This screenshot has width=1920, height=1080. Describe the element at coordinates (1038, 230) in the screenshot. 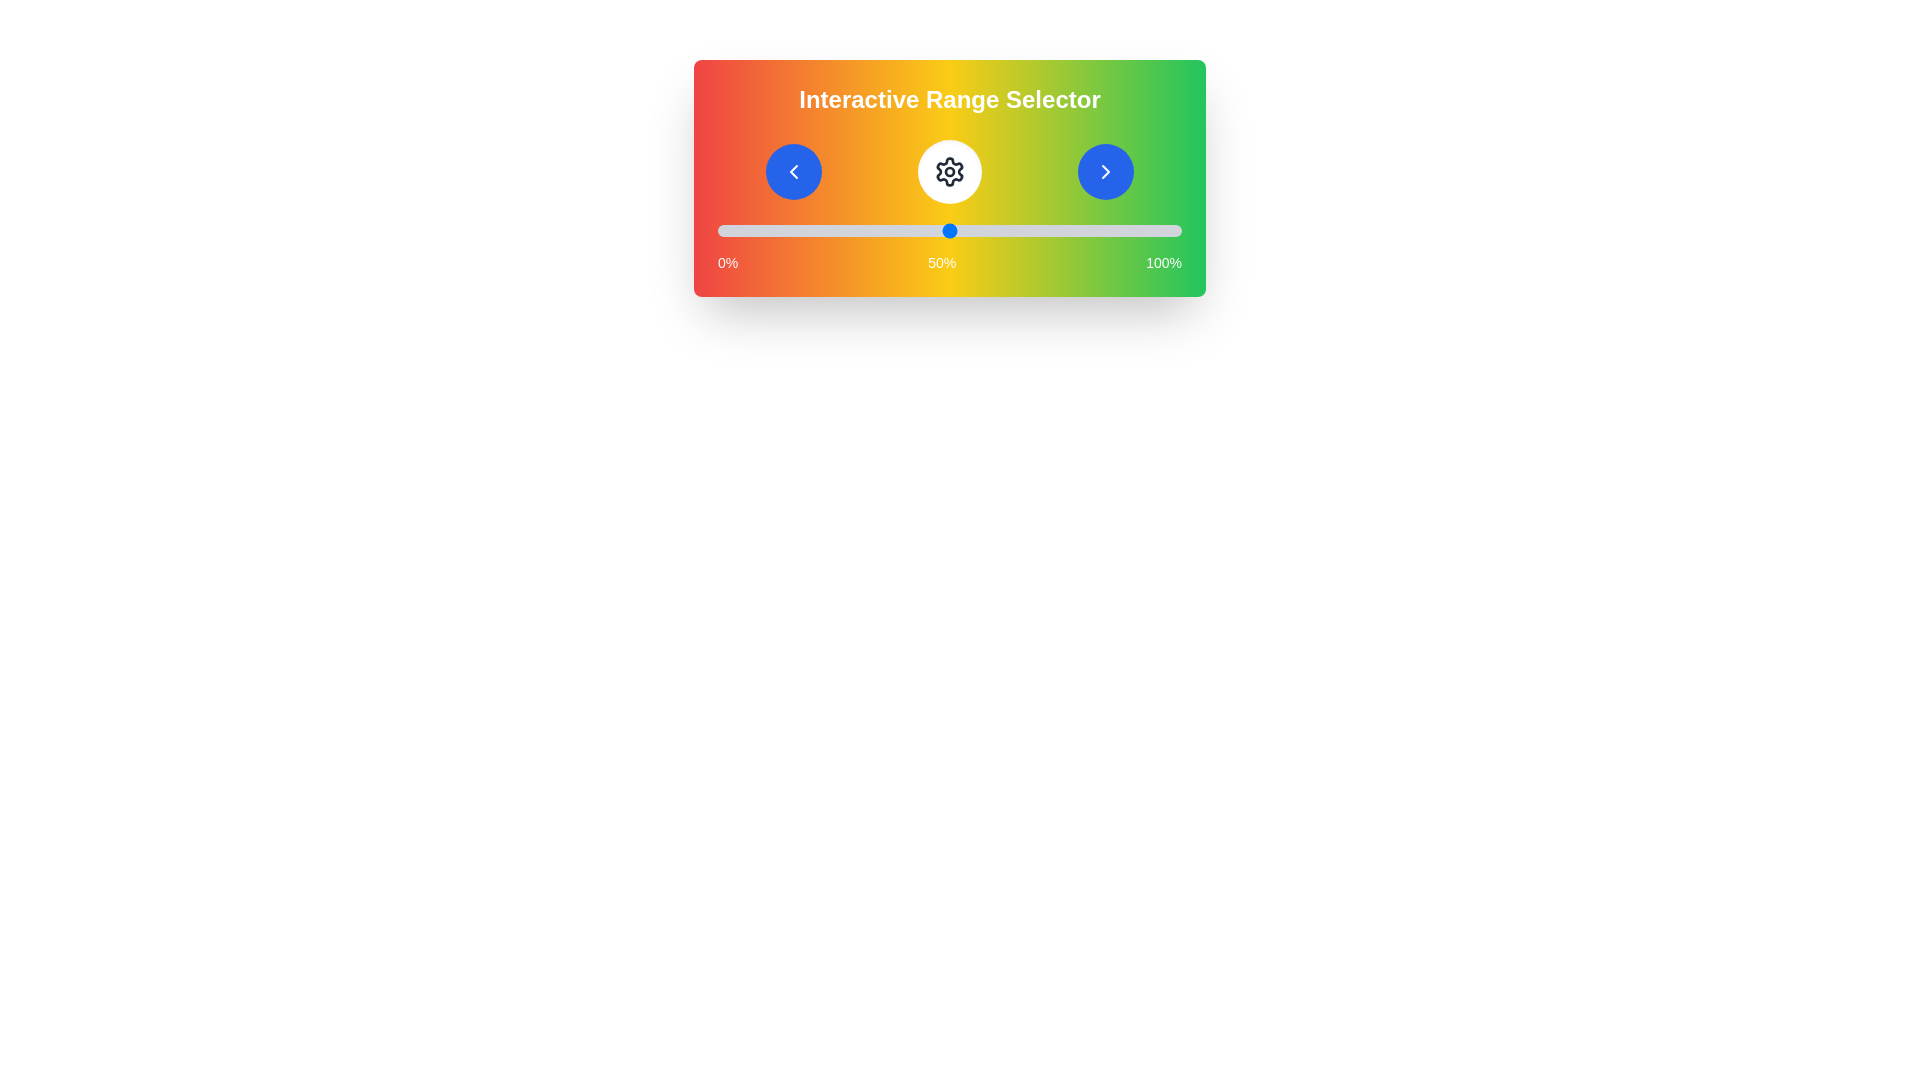

I see `the slider to set the value to 69%` at that location.